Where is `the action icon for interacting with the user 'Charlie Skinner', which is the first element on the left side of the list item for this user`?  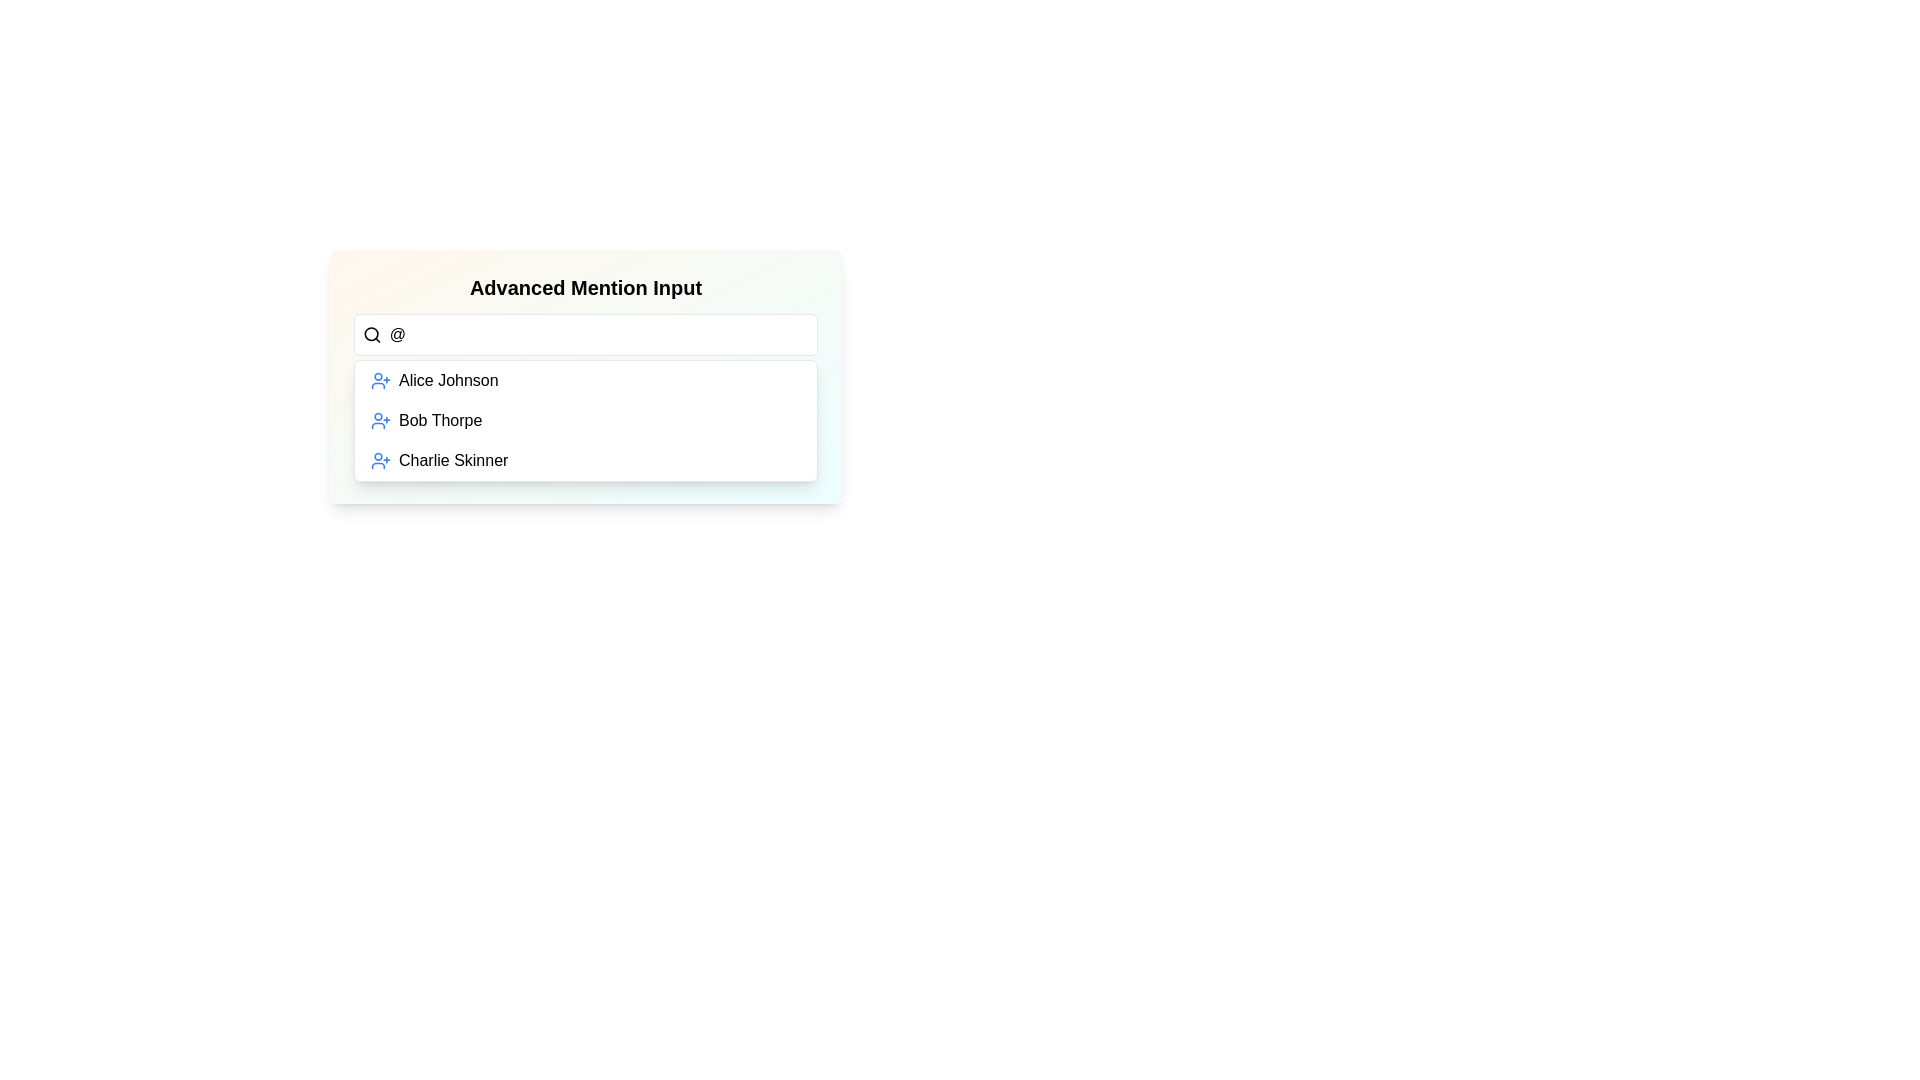 the action icon for interacting with the user 'Charlie Skinner', which is the first element on the left side of the list item for this user is located at coordinates (380, 461).